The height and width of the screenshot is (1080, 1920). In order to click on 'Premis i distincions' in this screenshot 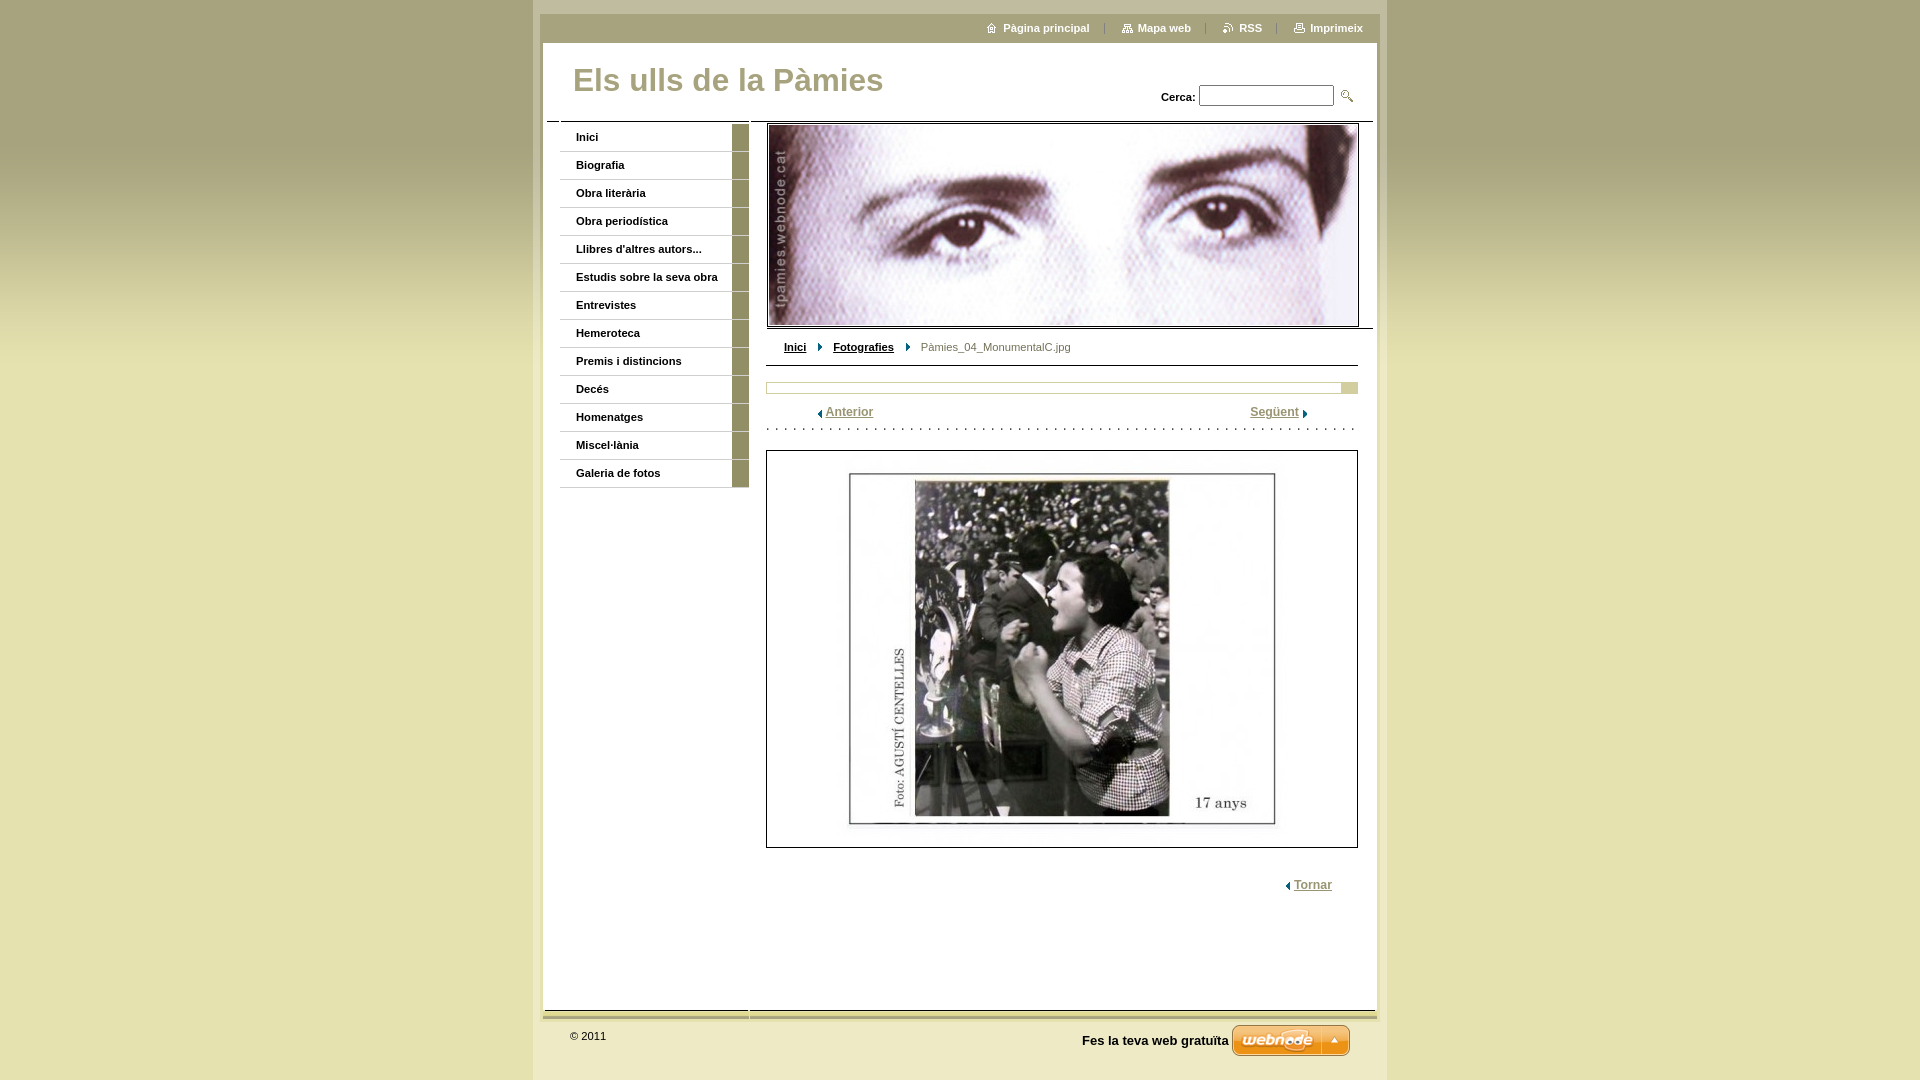, I will do `click(646, 361)`.